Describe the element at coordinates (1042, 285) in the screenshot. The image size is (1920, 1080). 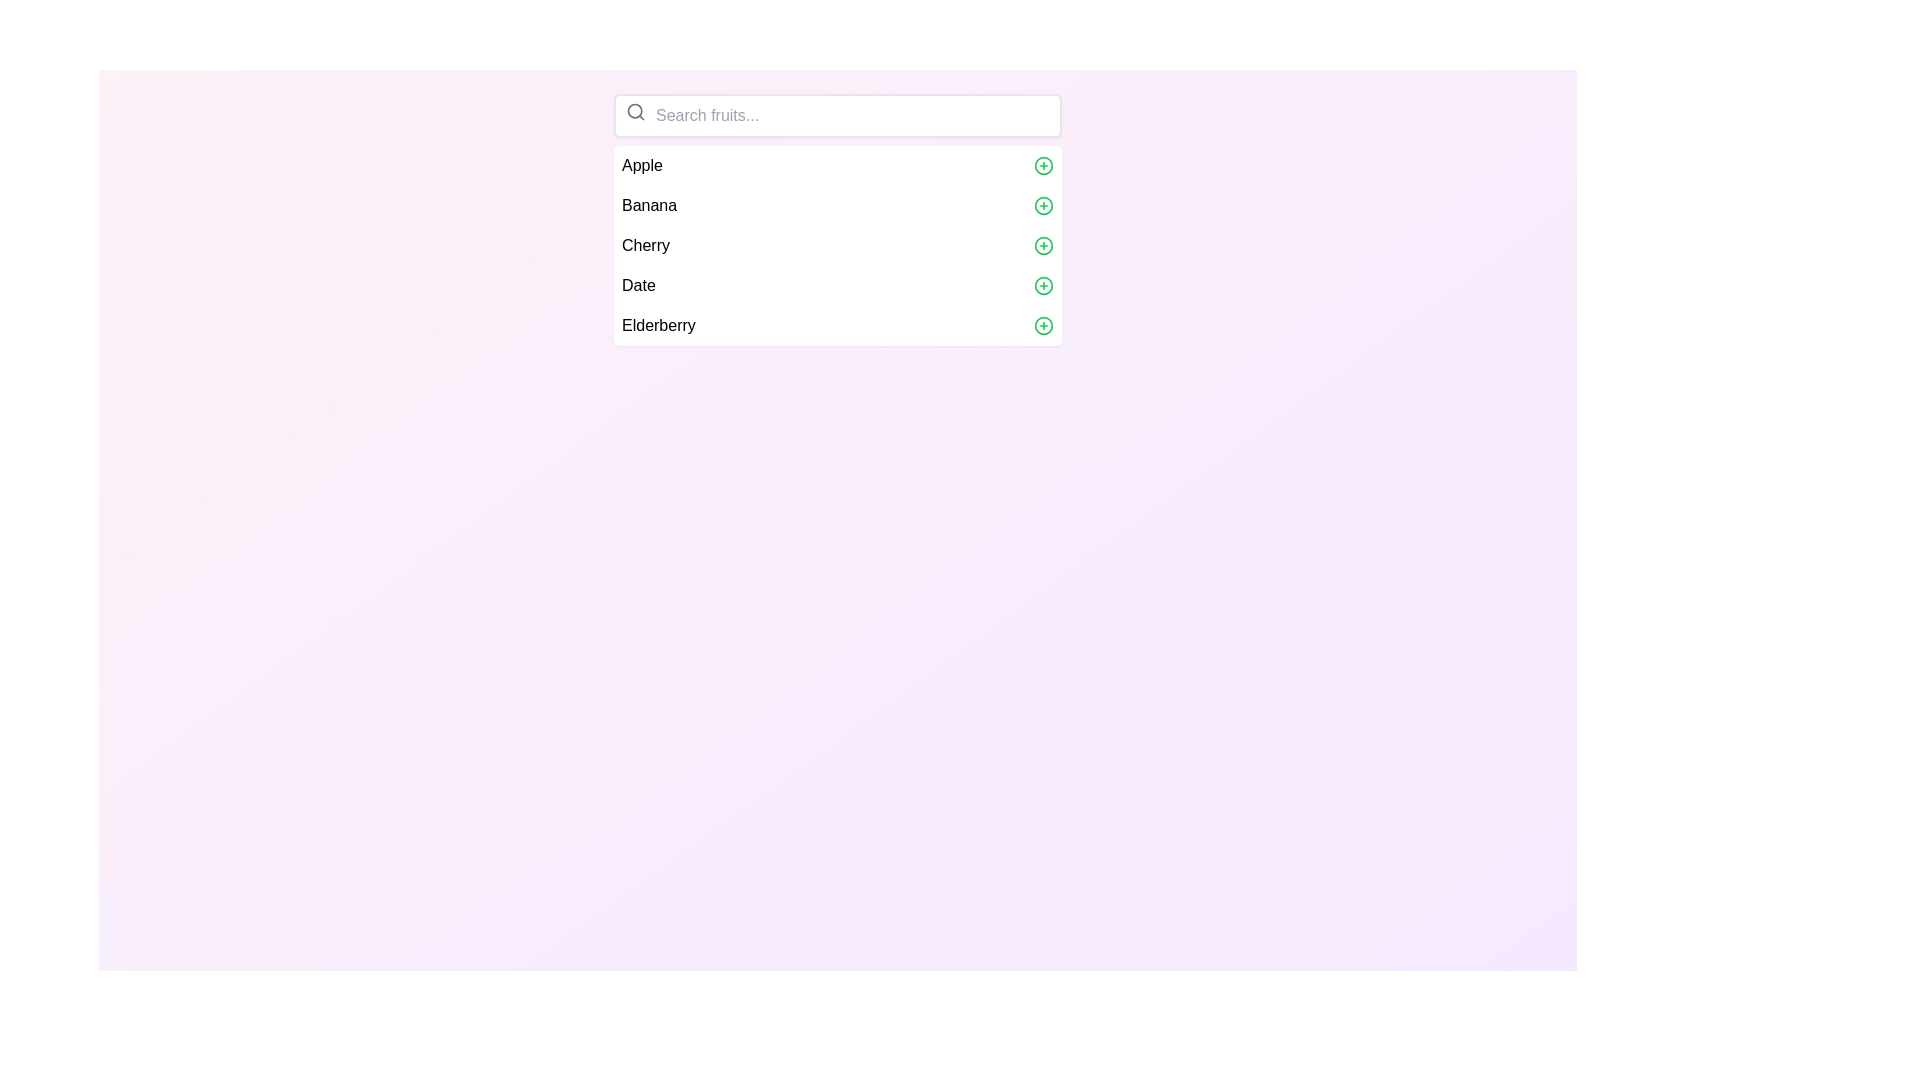
I see `the interactive button located in the fourth row of the list, to the right of the 'Date' label` at that location.